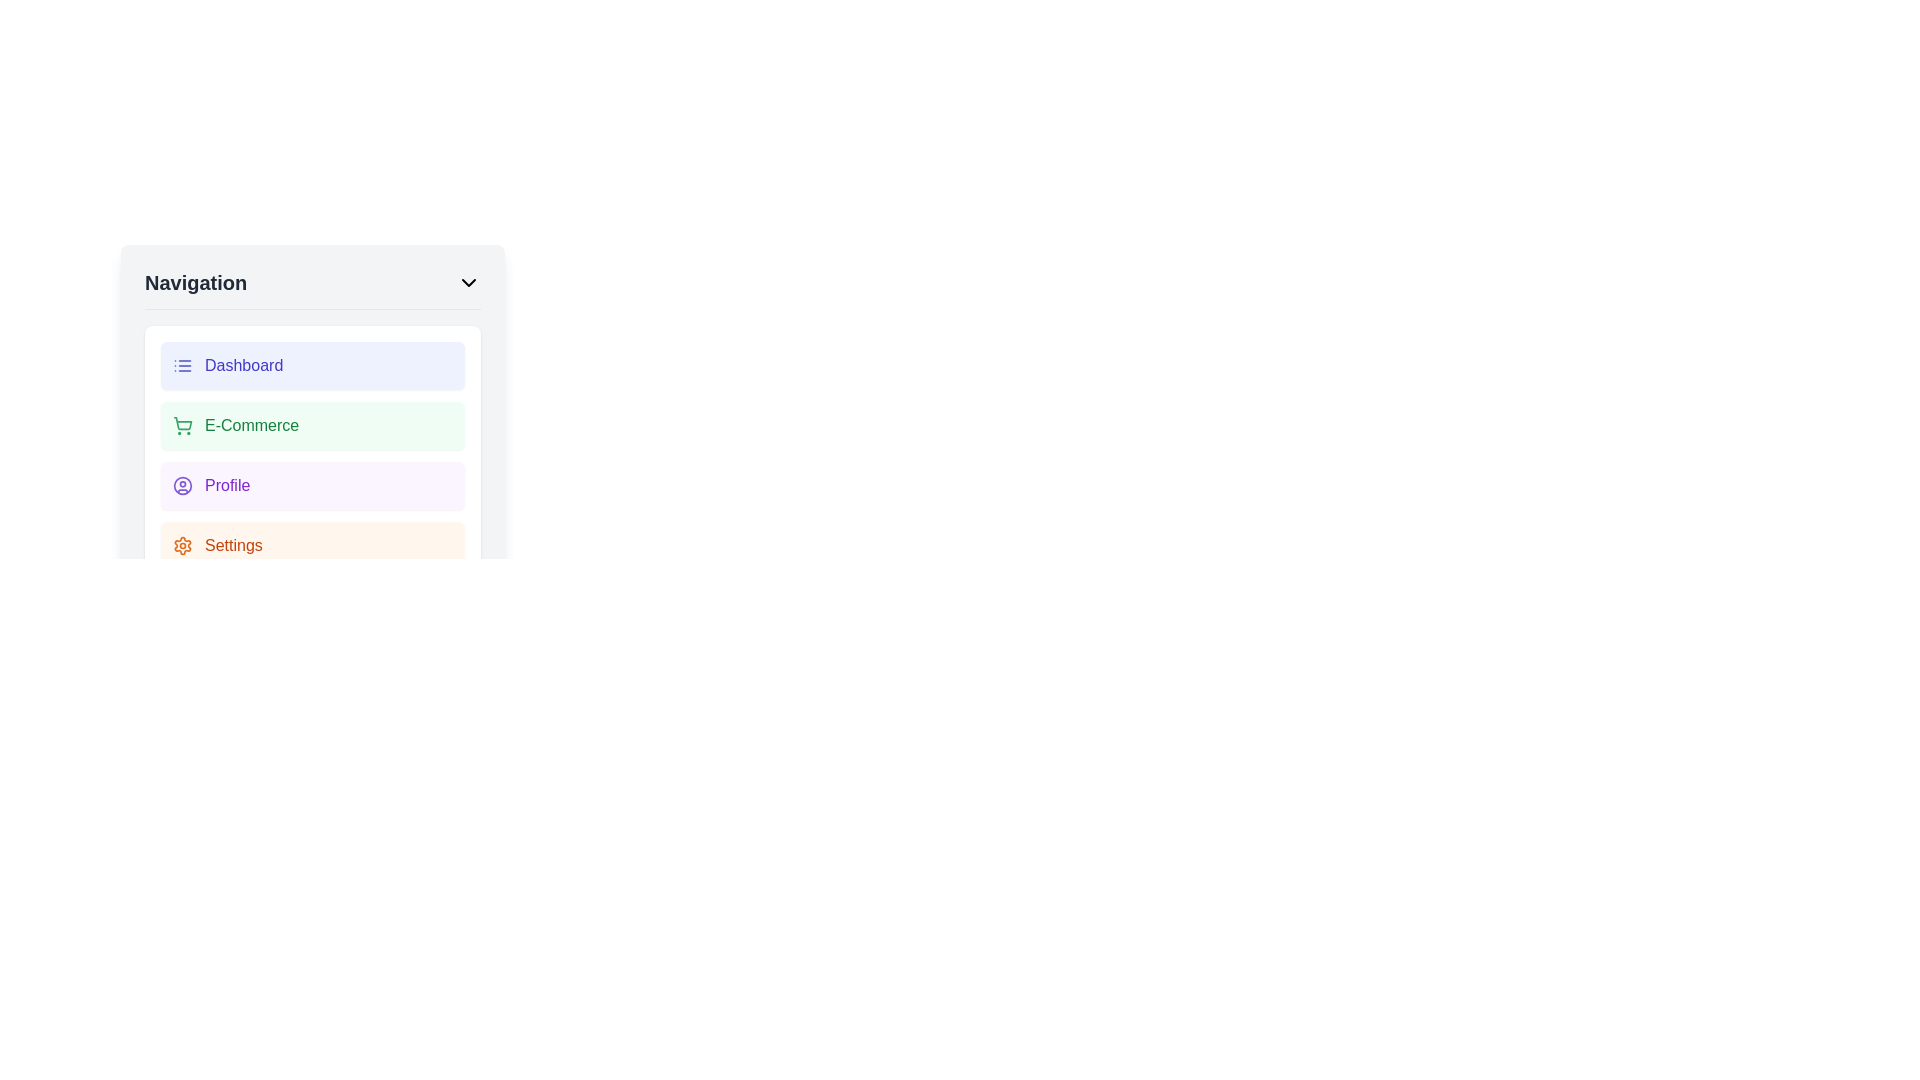 The image size is (1920, 1080). Describe the element at coordinates (311, 455) in the screenshot. I see `the navigation button located below the 'Dashboard' and above the 'Profile' in the vertical navigation list` at that location.